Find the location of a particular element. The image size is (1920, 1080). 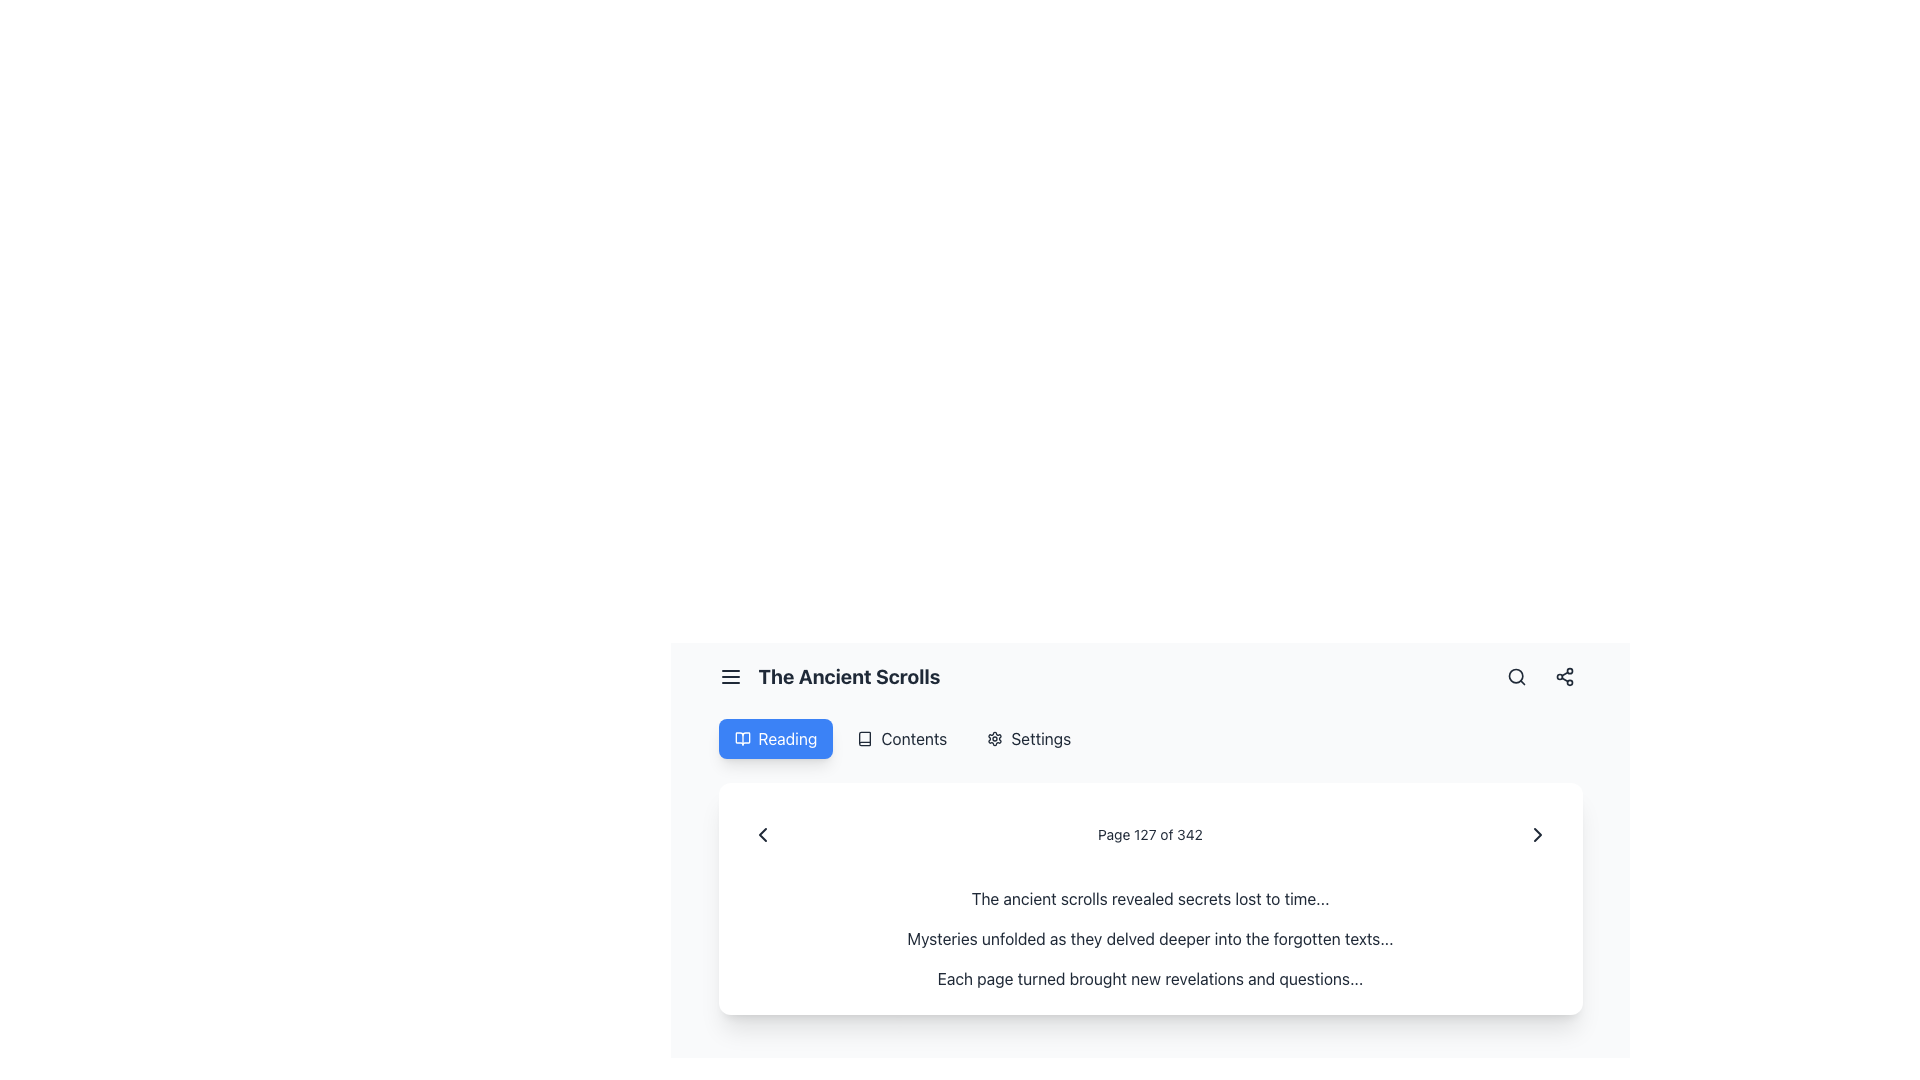

text of the header label located immediately to the right of the menu icon consisting of three horizontal lines is located at coordinates (829, 676).